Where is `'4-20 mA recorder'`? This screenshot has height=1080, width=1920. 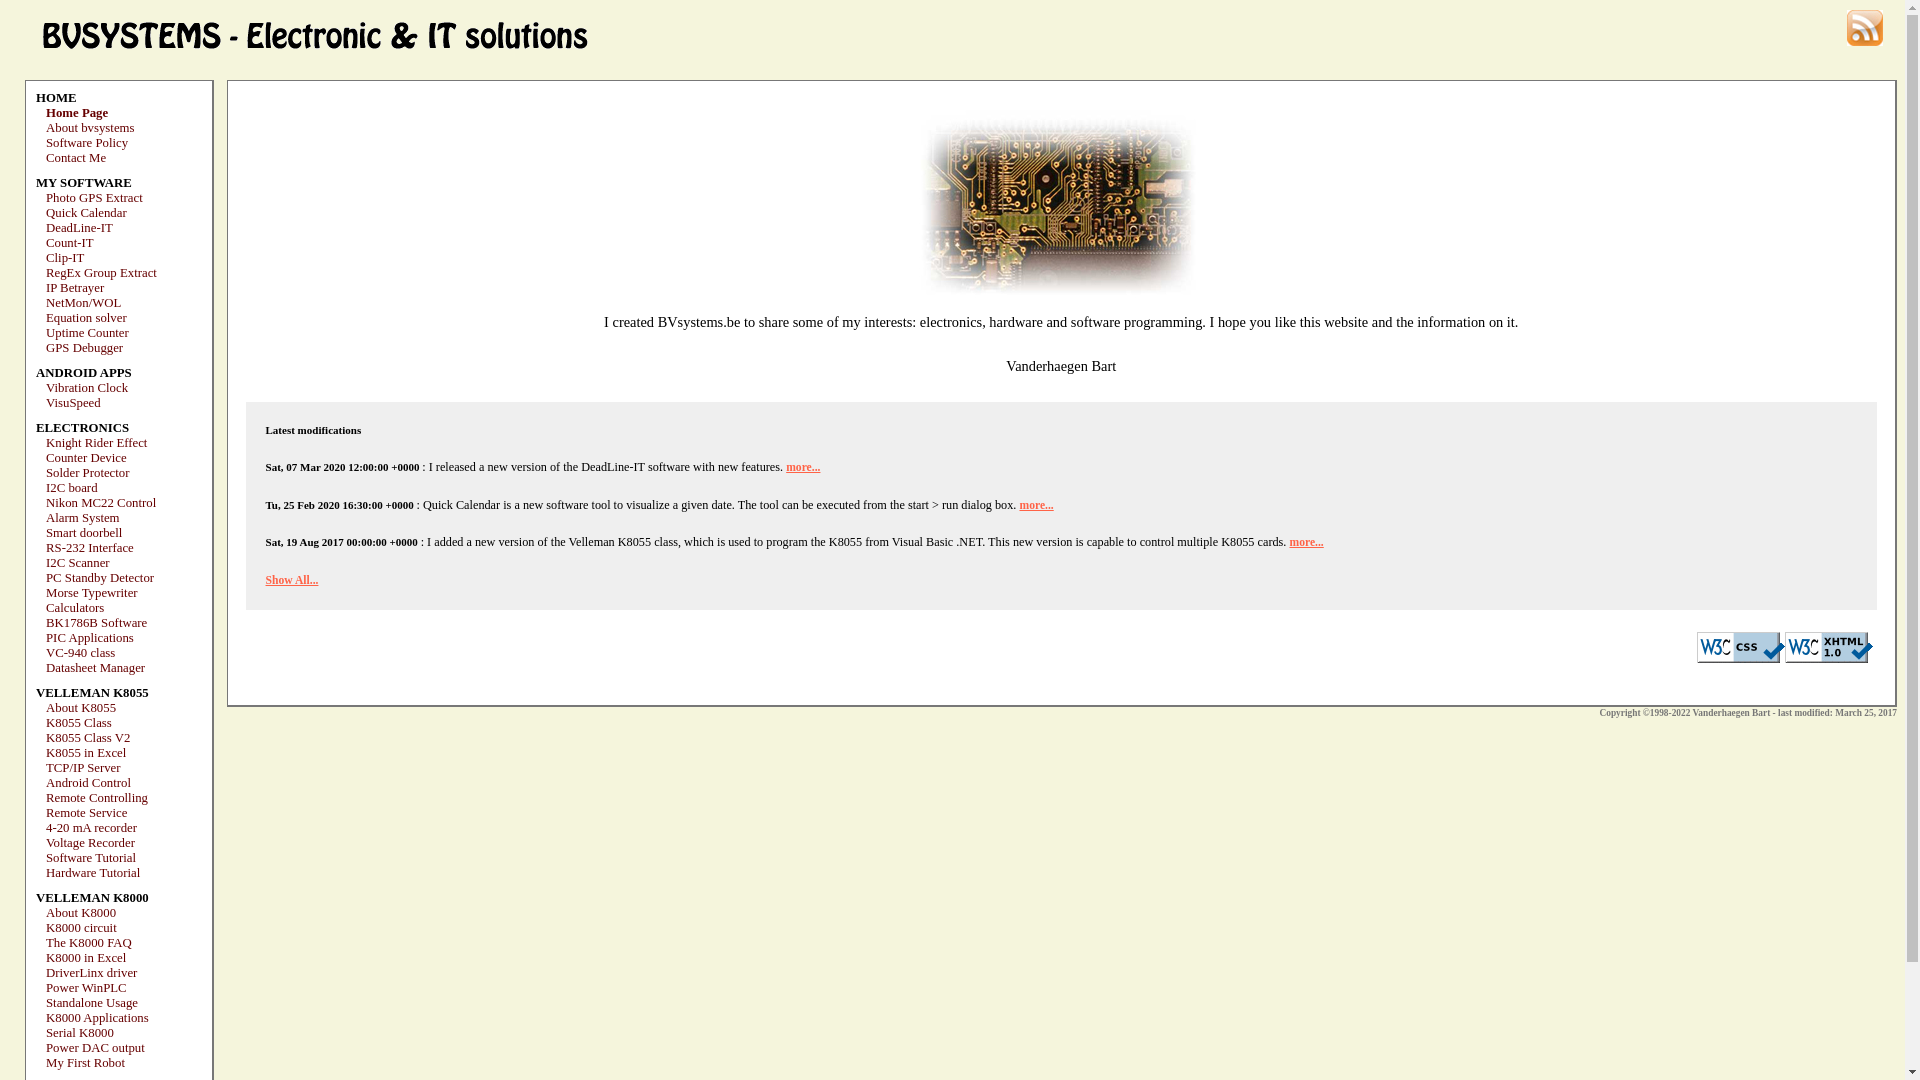
'4-20 mA recorder' is located at coordinates (90, 828).